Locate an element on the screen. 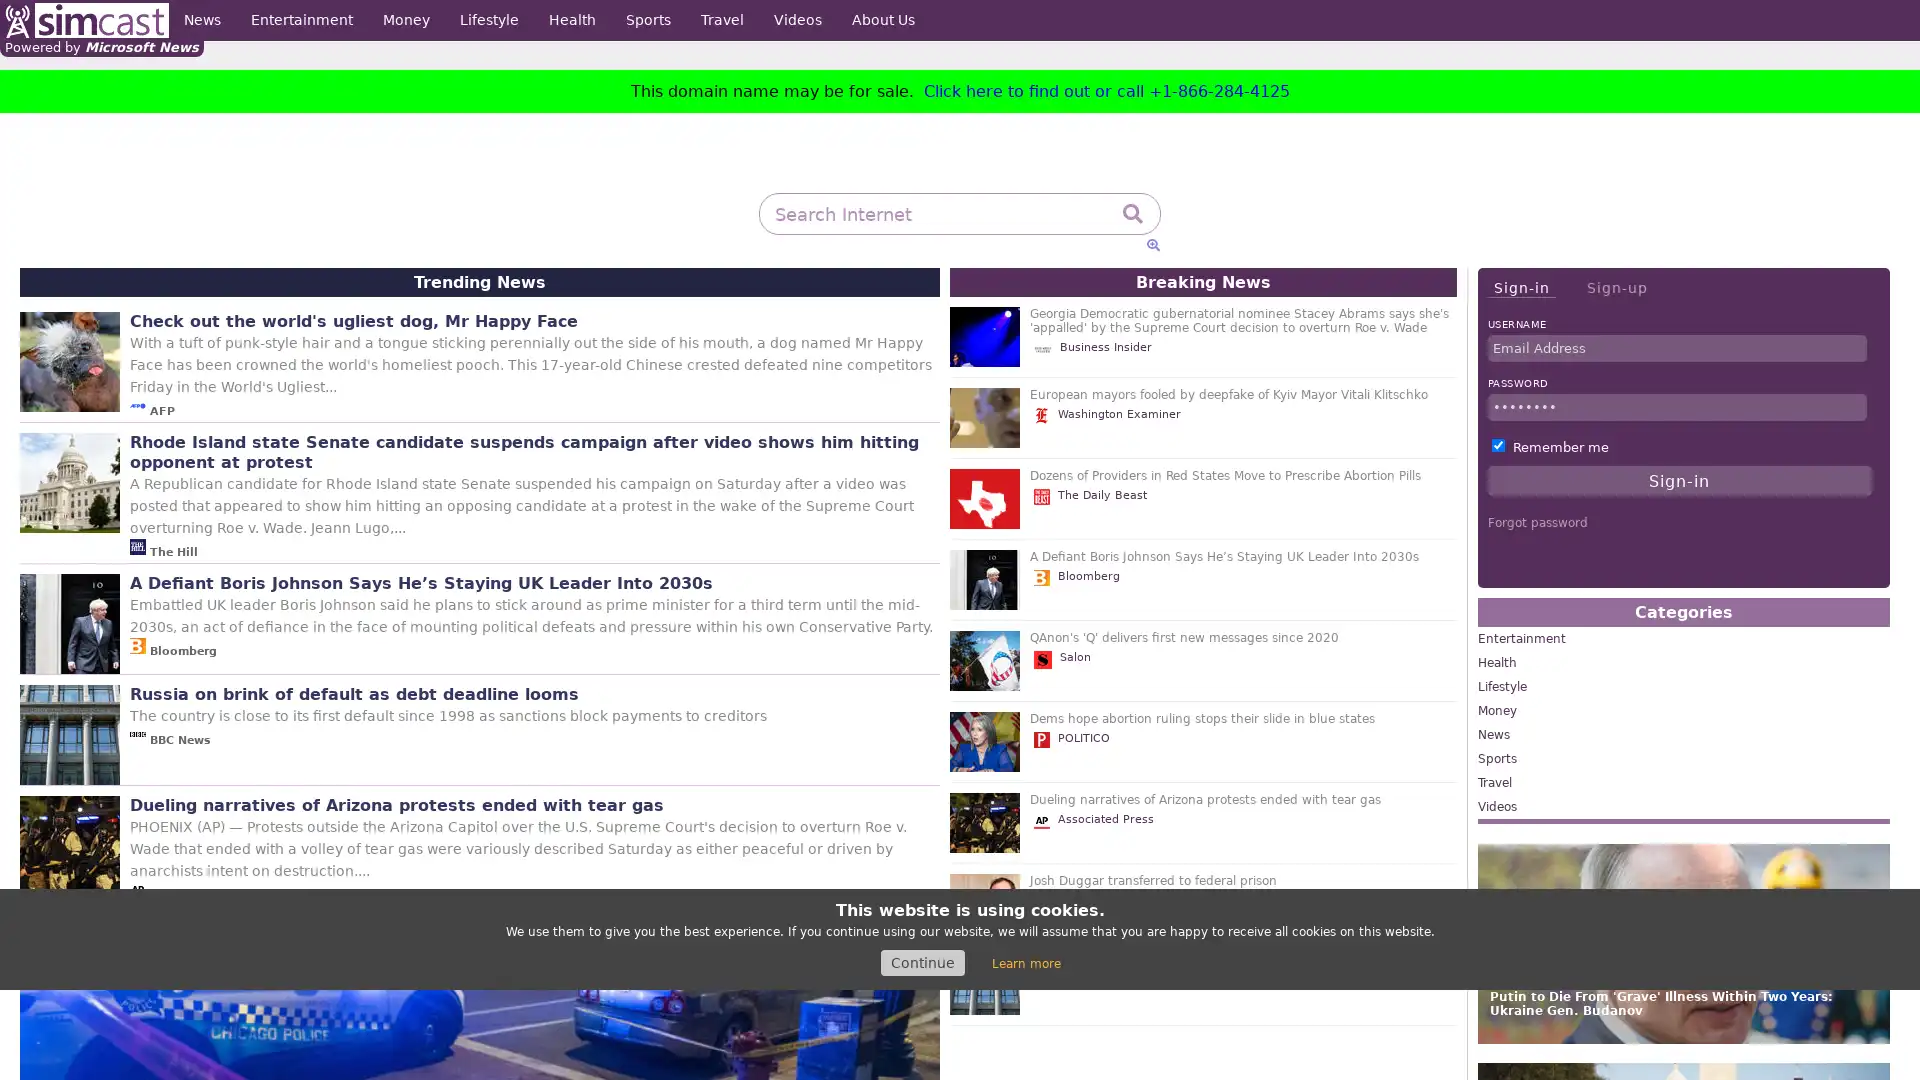 This screenshot has width=1920, height=1080. Sign-in is located at coordinates (1679, 481).